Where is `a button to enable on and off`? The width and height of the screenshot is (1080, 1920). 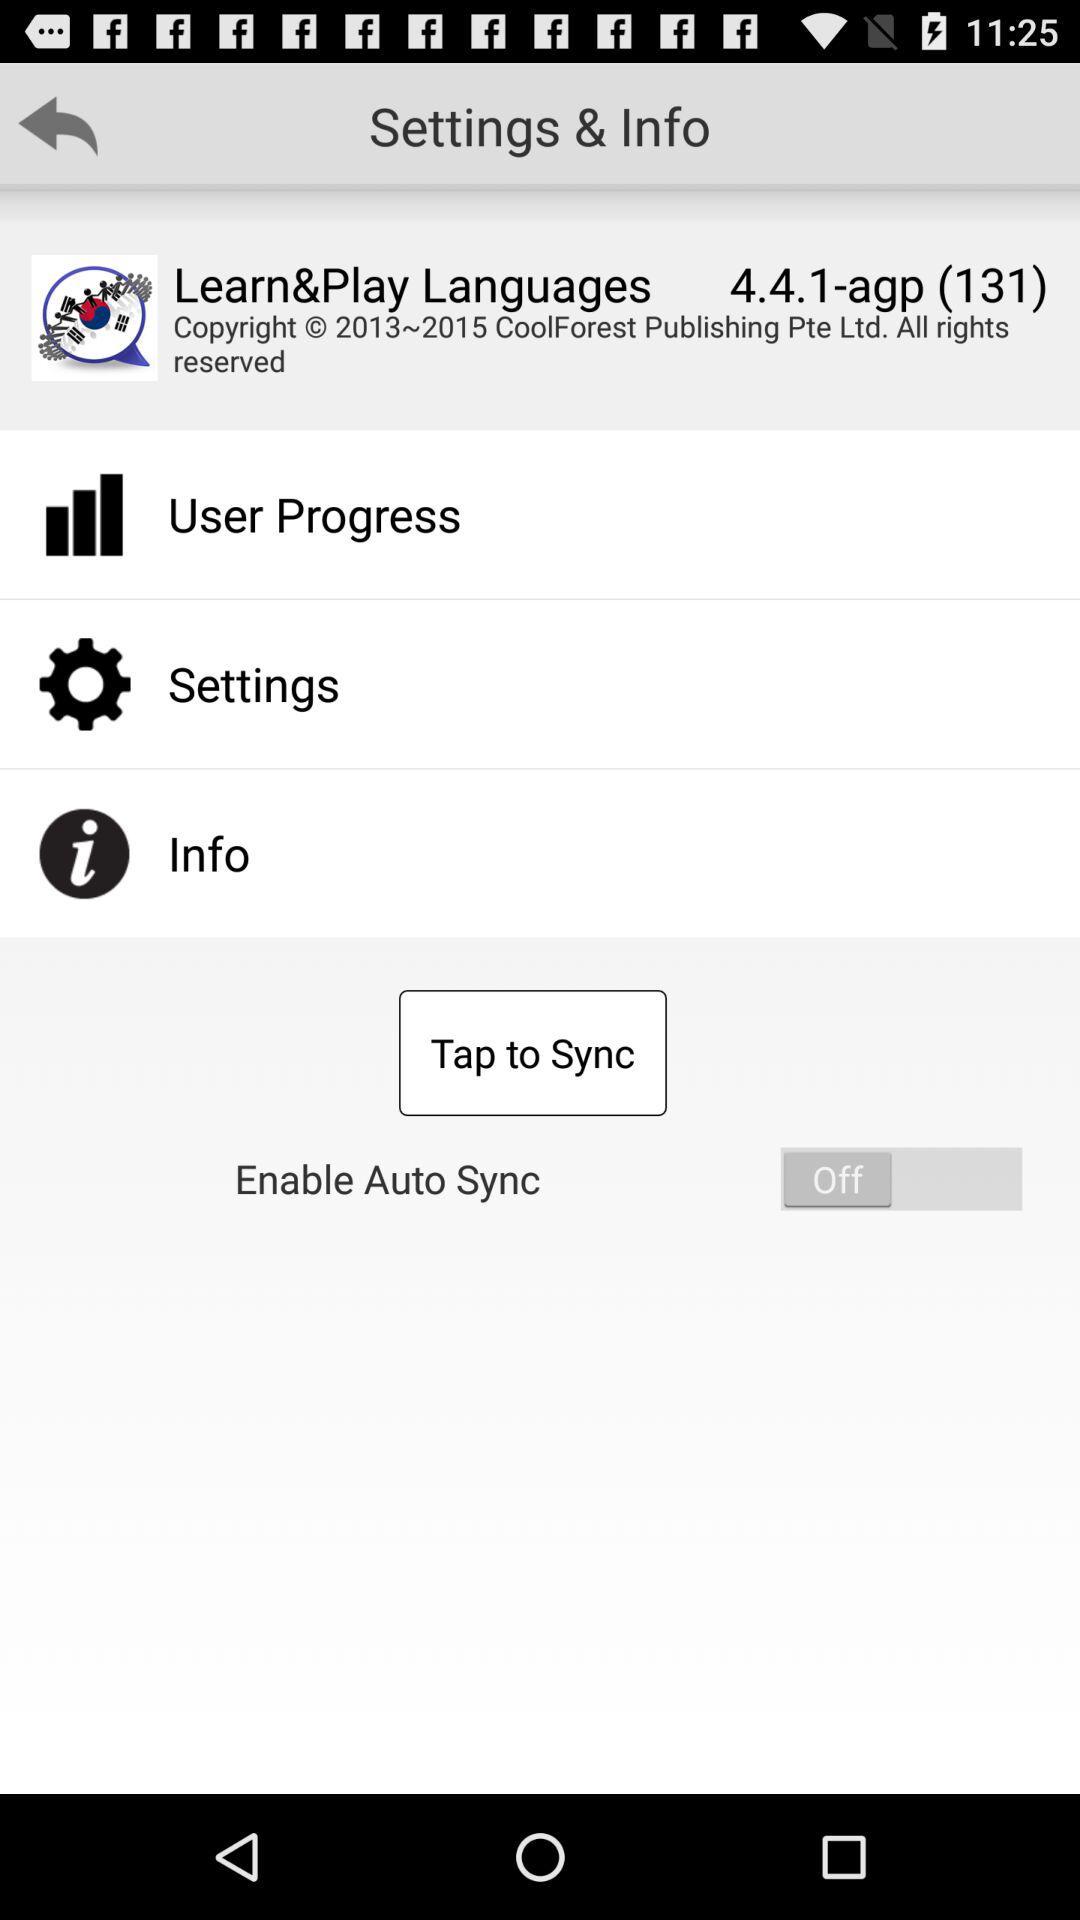 a button to enable on and off is located at coordinates (901, 1179).